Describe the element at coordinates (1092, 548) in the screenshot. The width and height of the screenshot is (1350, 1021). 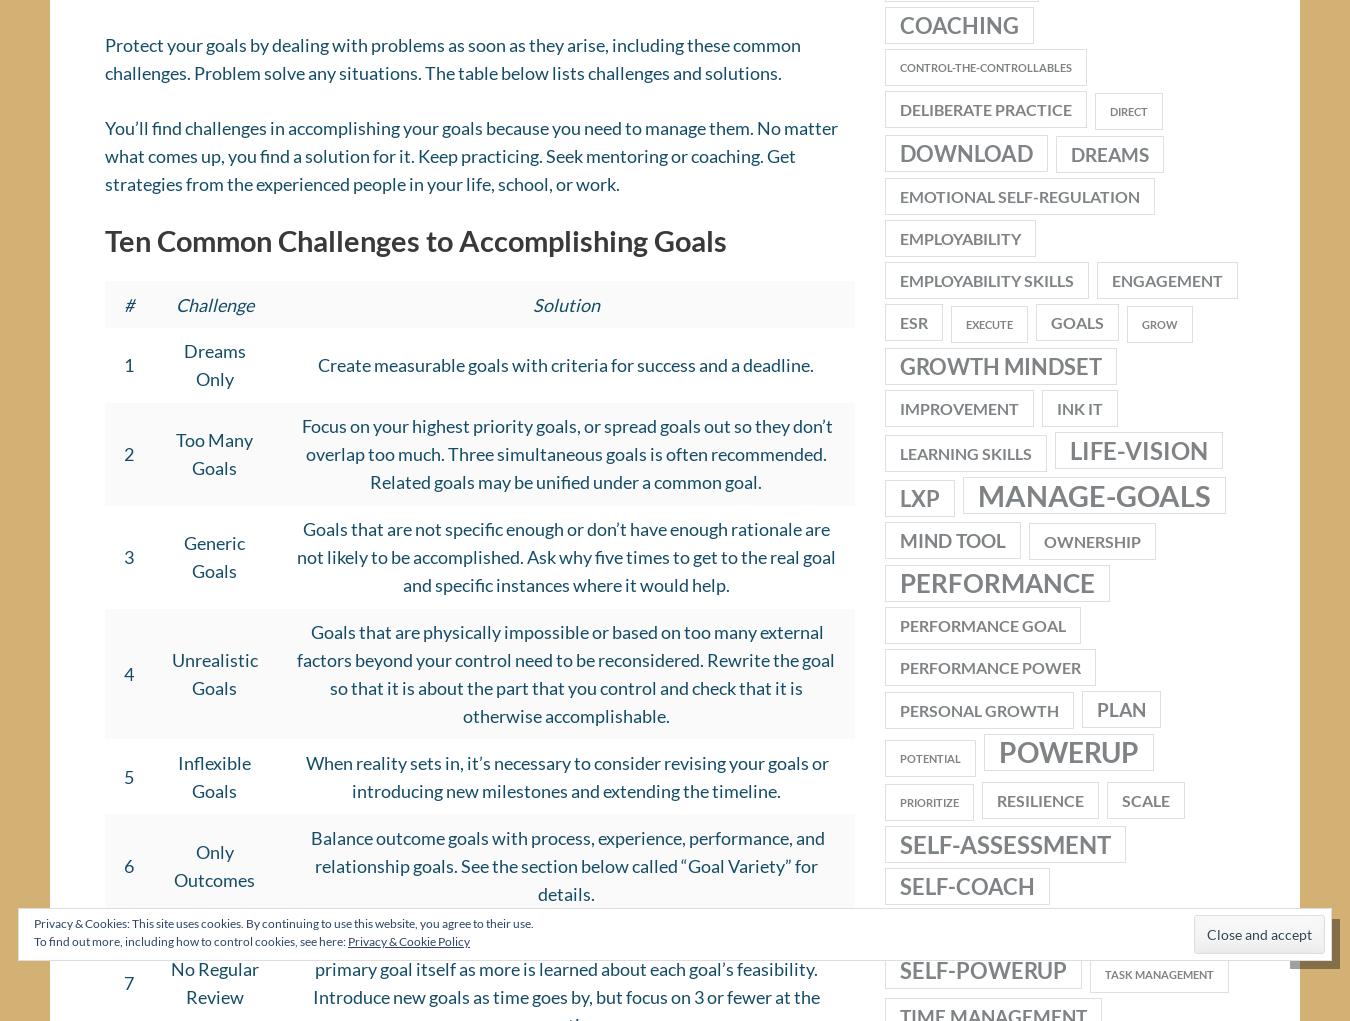
I see `'ownership'` at that location.